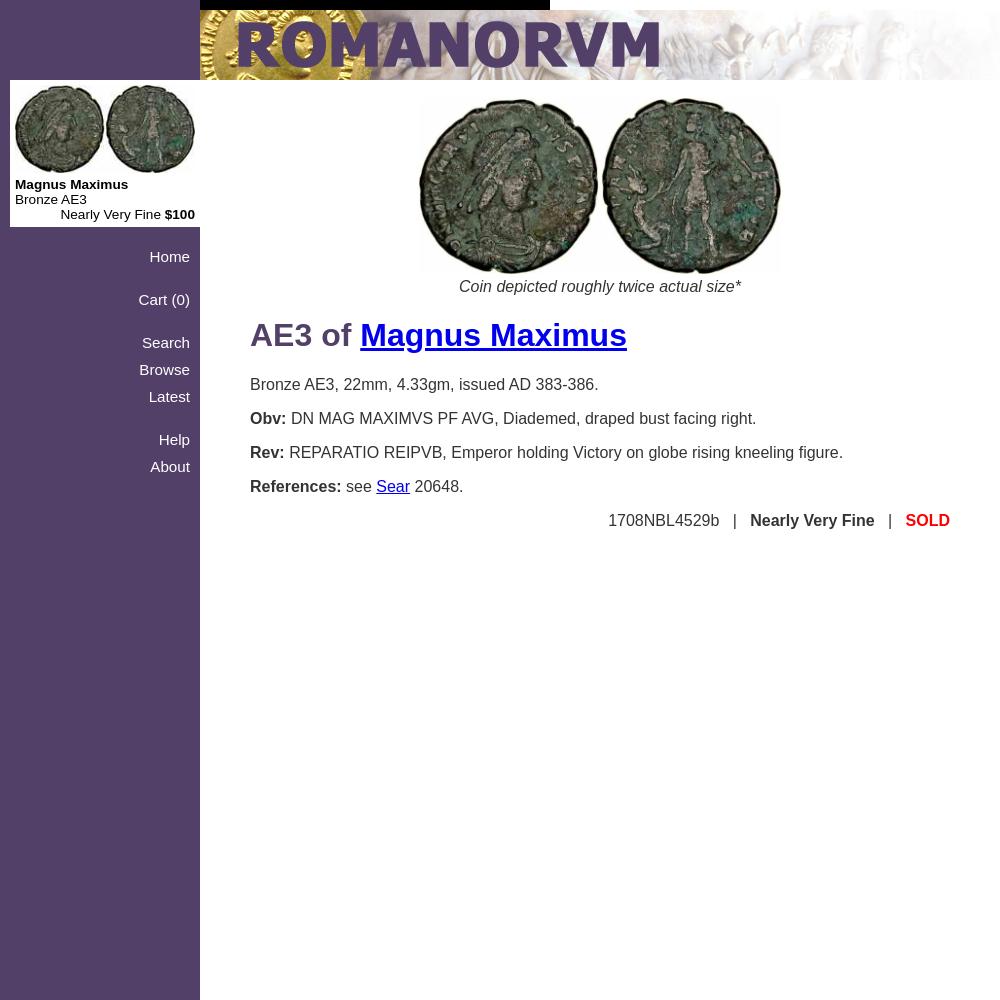  Describe the element at coordinates (50, 198) in the screenshot. I see `'Bronze AE3'` at that location.